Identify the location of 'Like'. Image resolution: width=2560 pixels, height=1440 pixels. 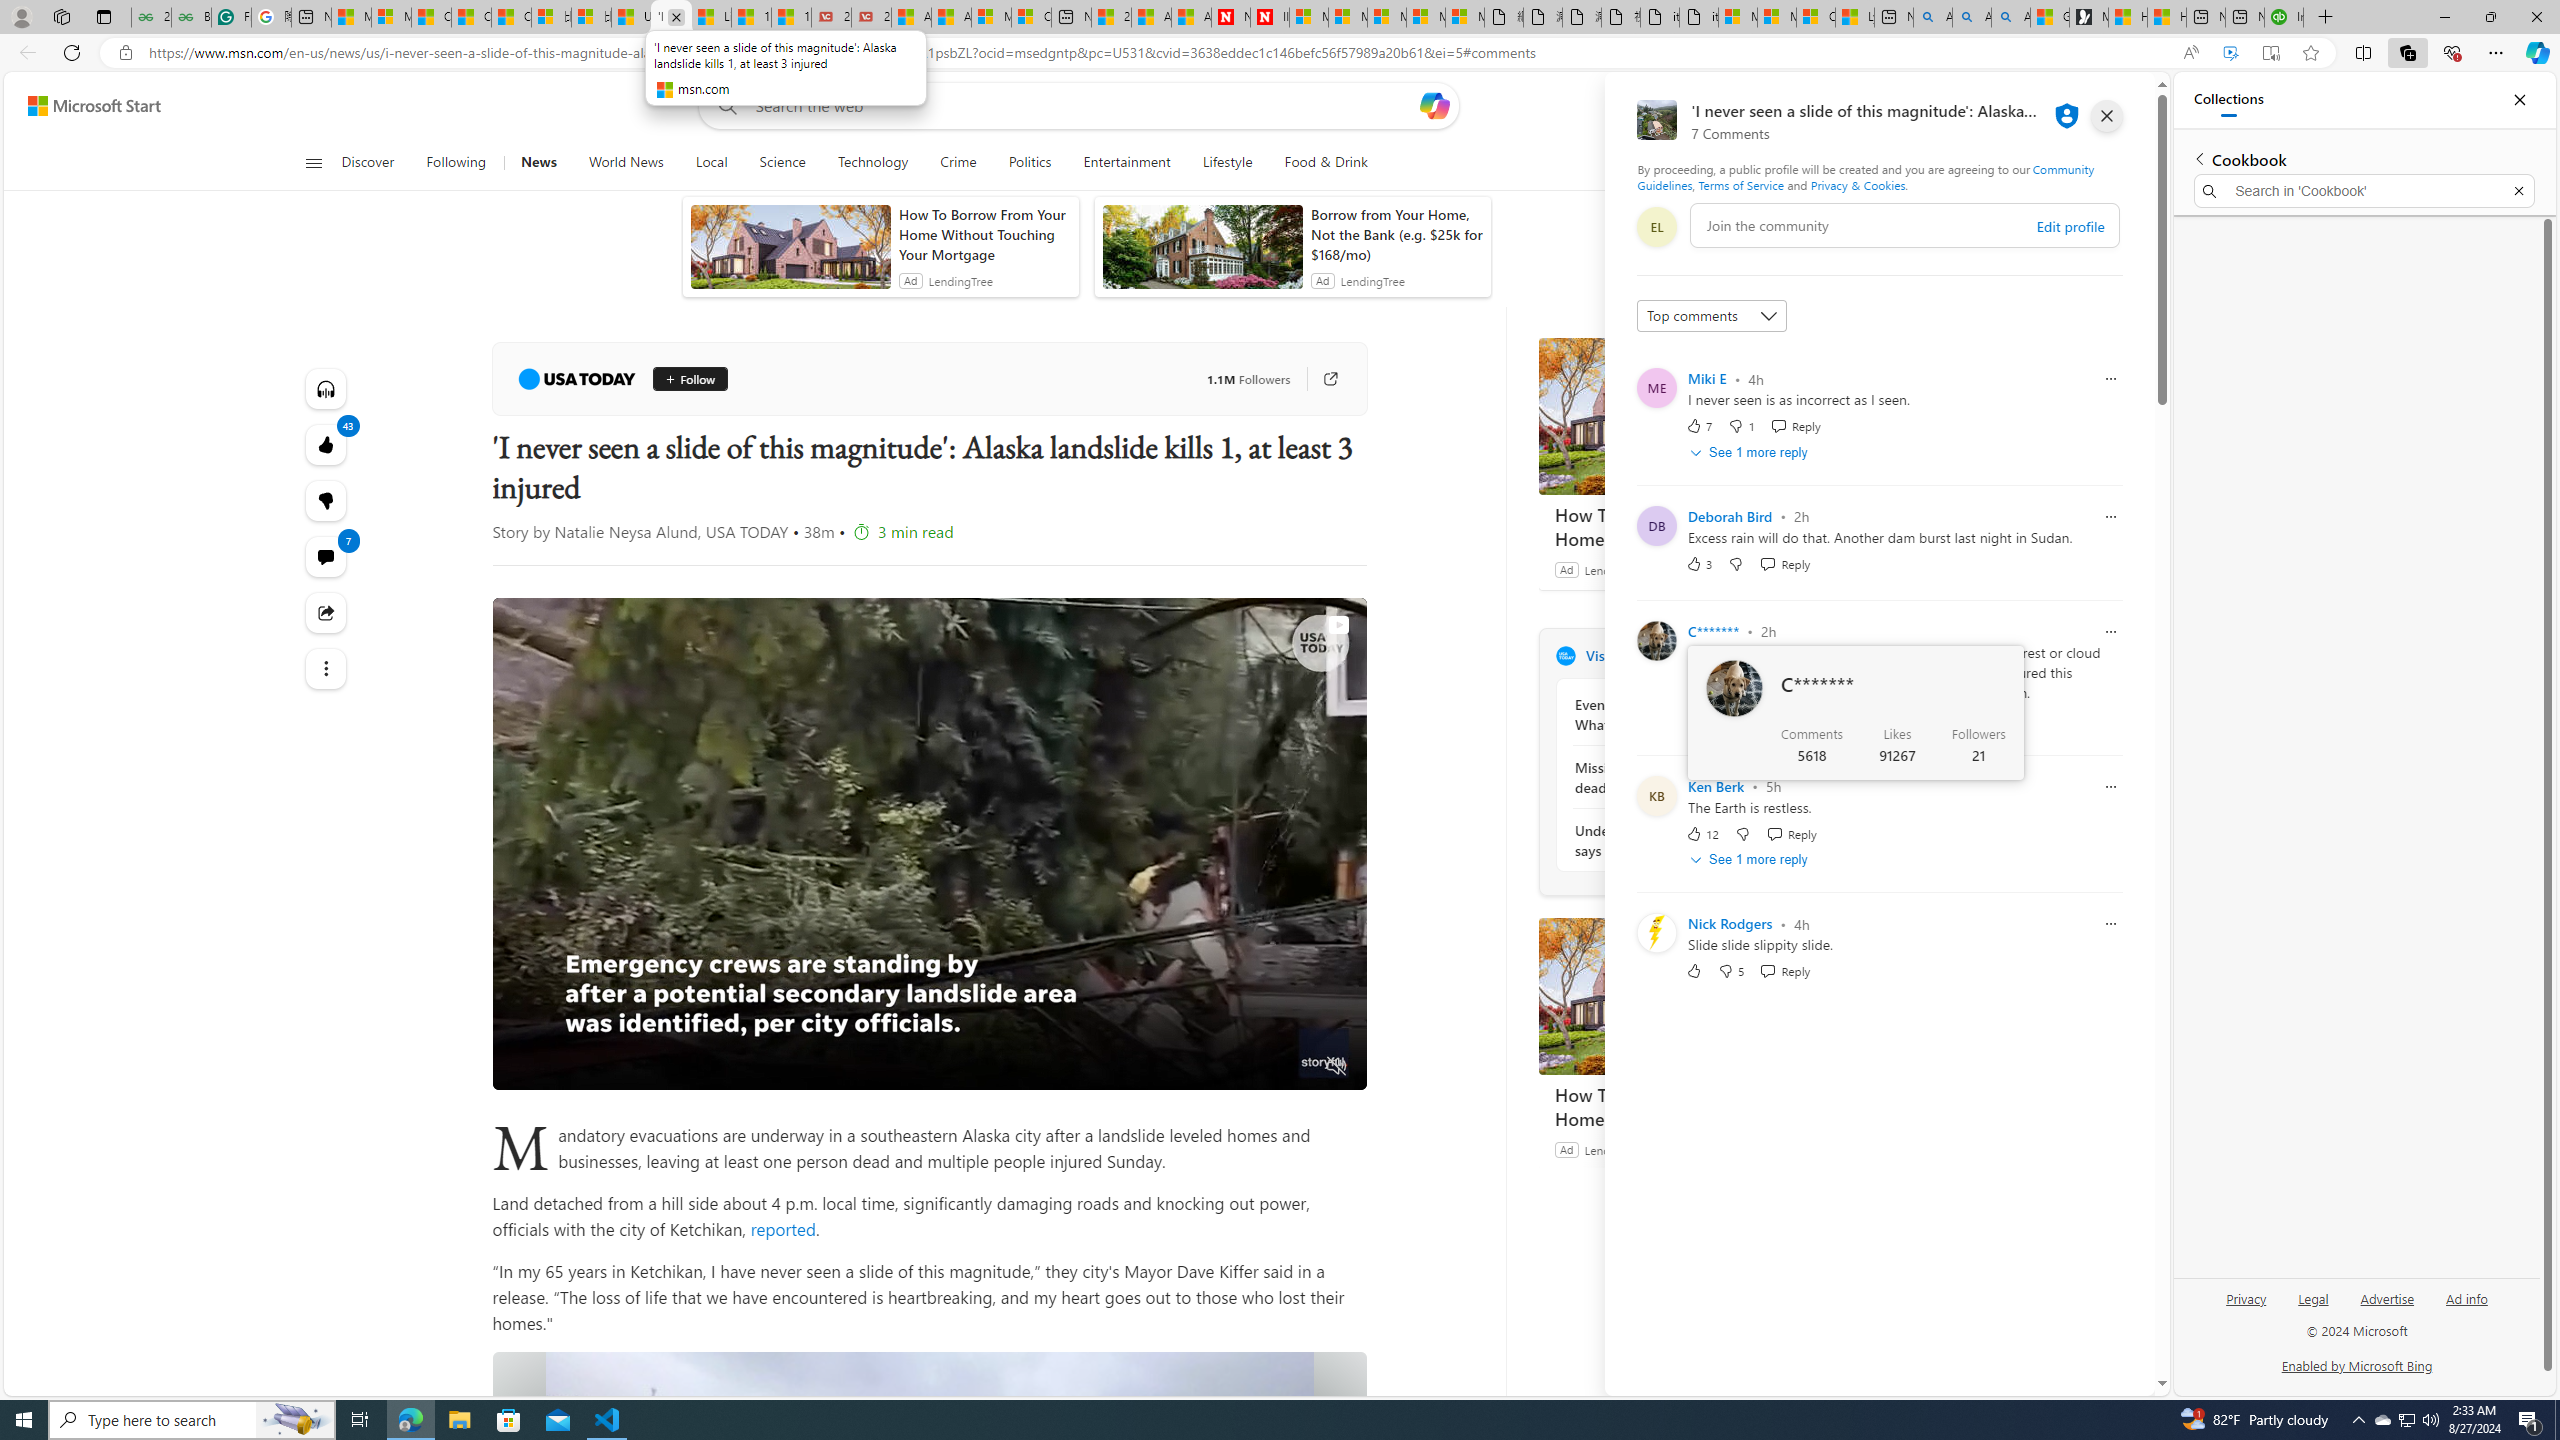
(1692, 970).